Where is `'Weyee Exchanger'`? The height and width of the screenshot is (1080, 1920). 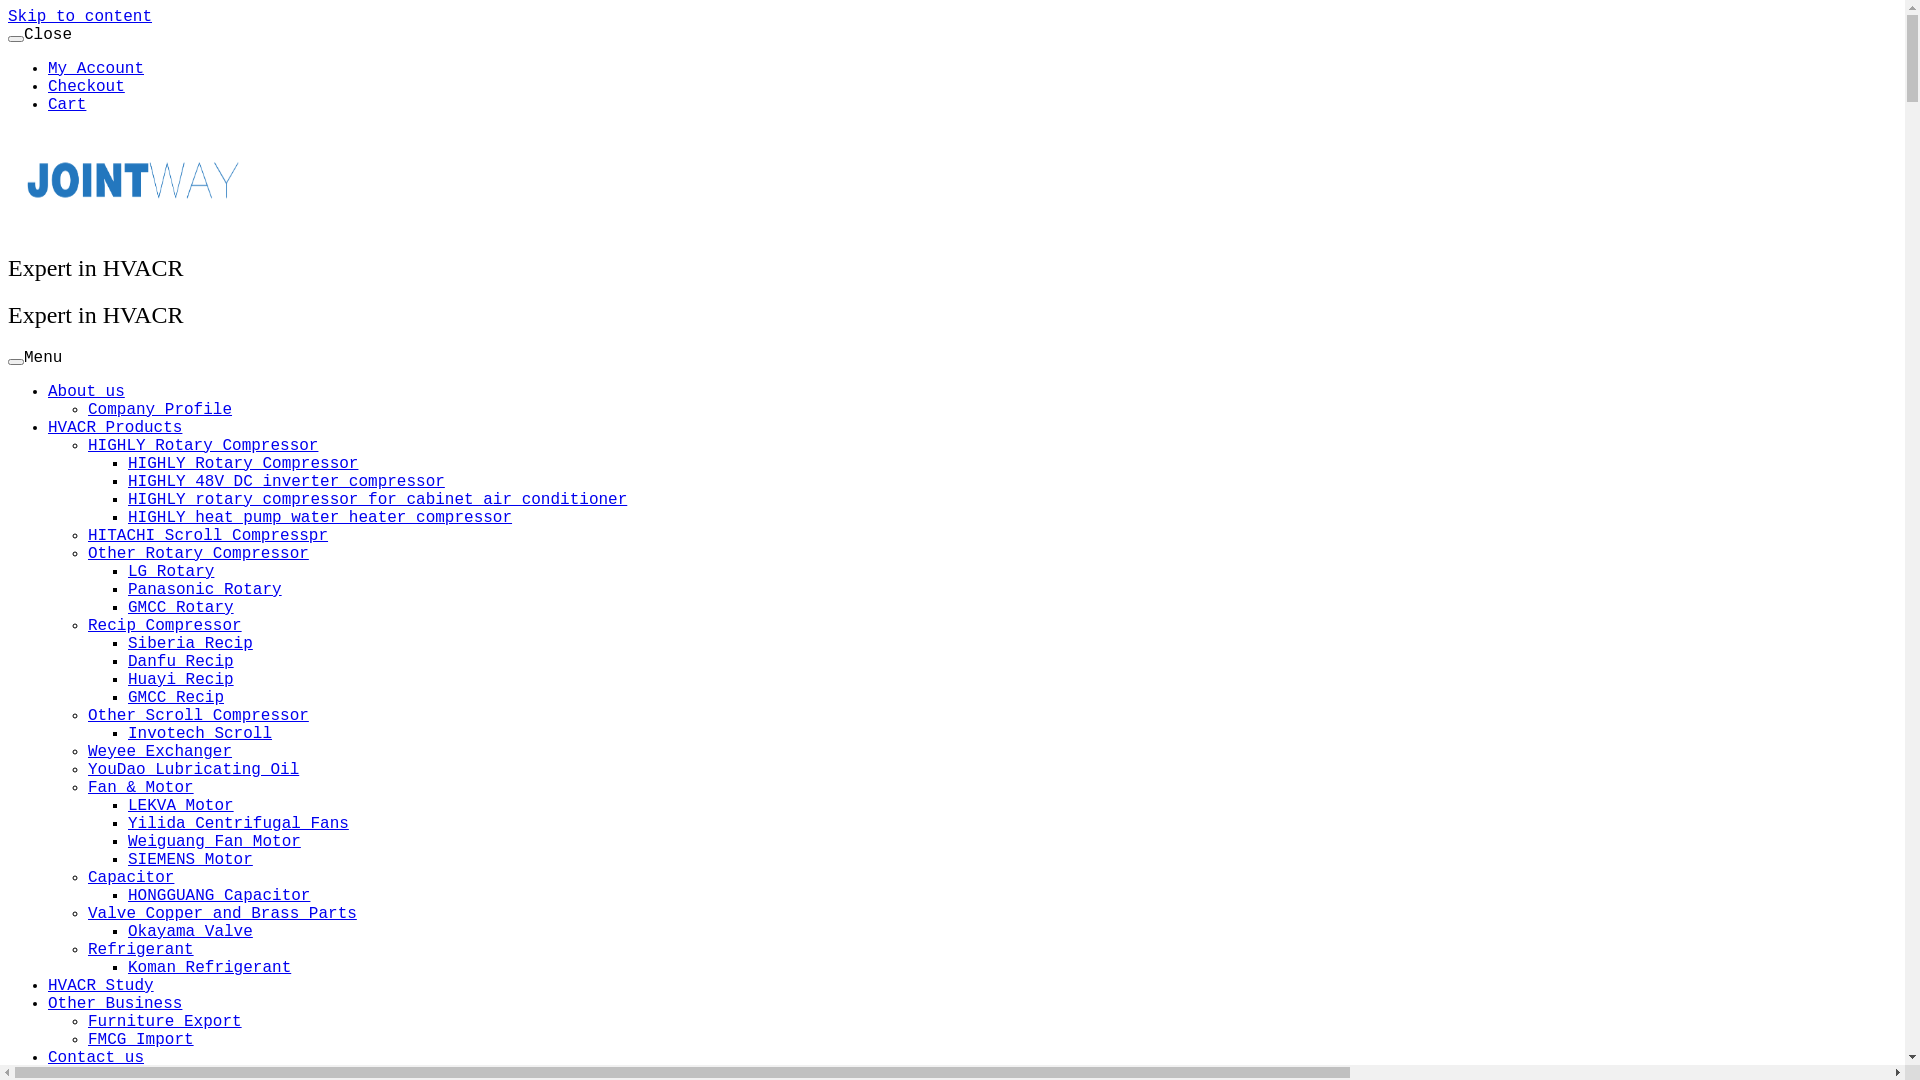
'Weyee Exchanger' is located at coordinates (86, 752).